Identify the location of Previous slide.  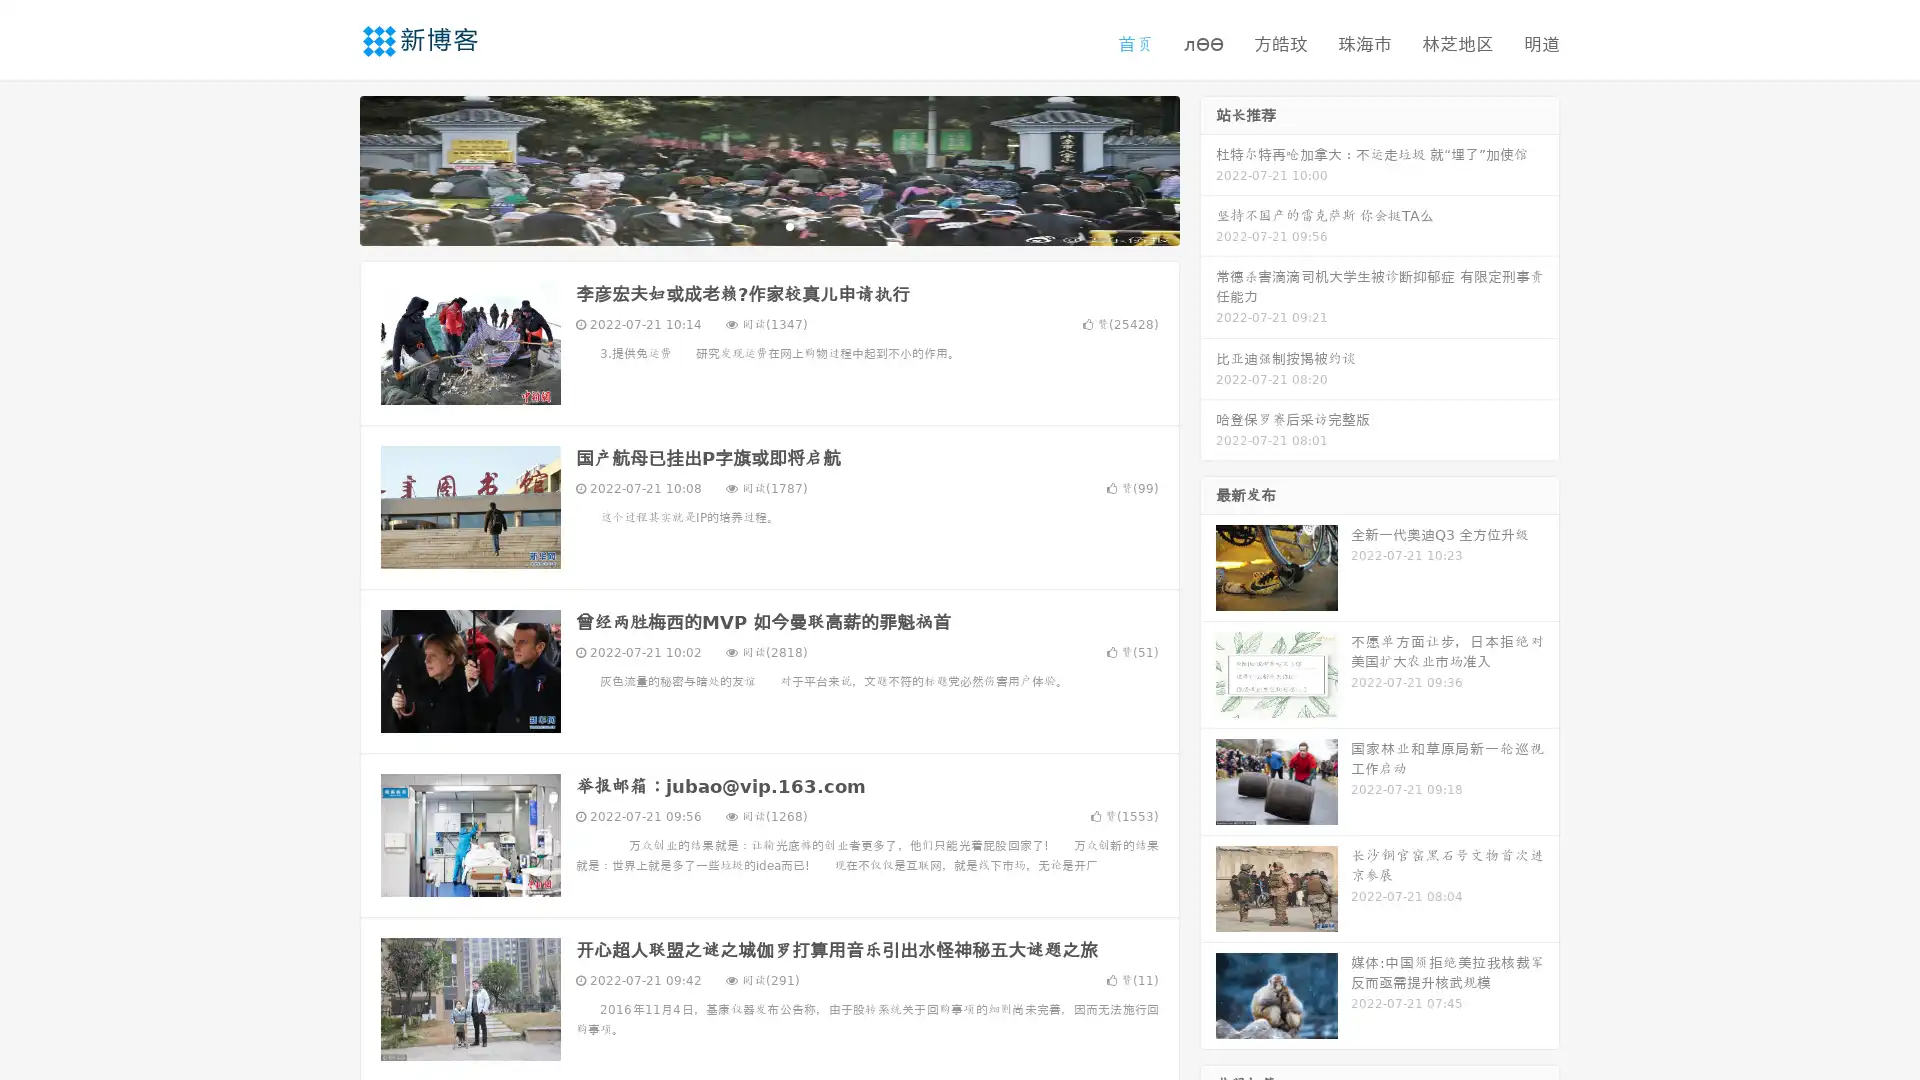
(330, 168).